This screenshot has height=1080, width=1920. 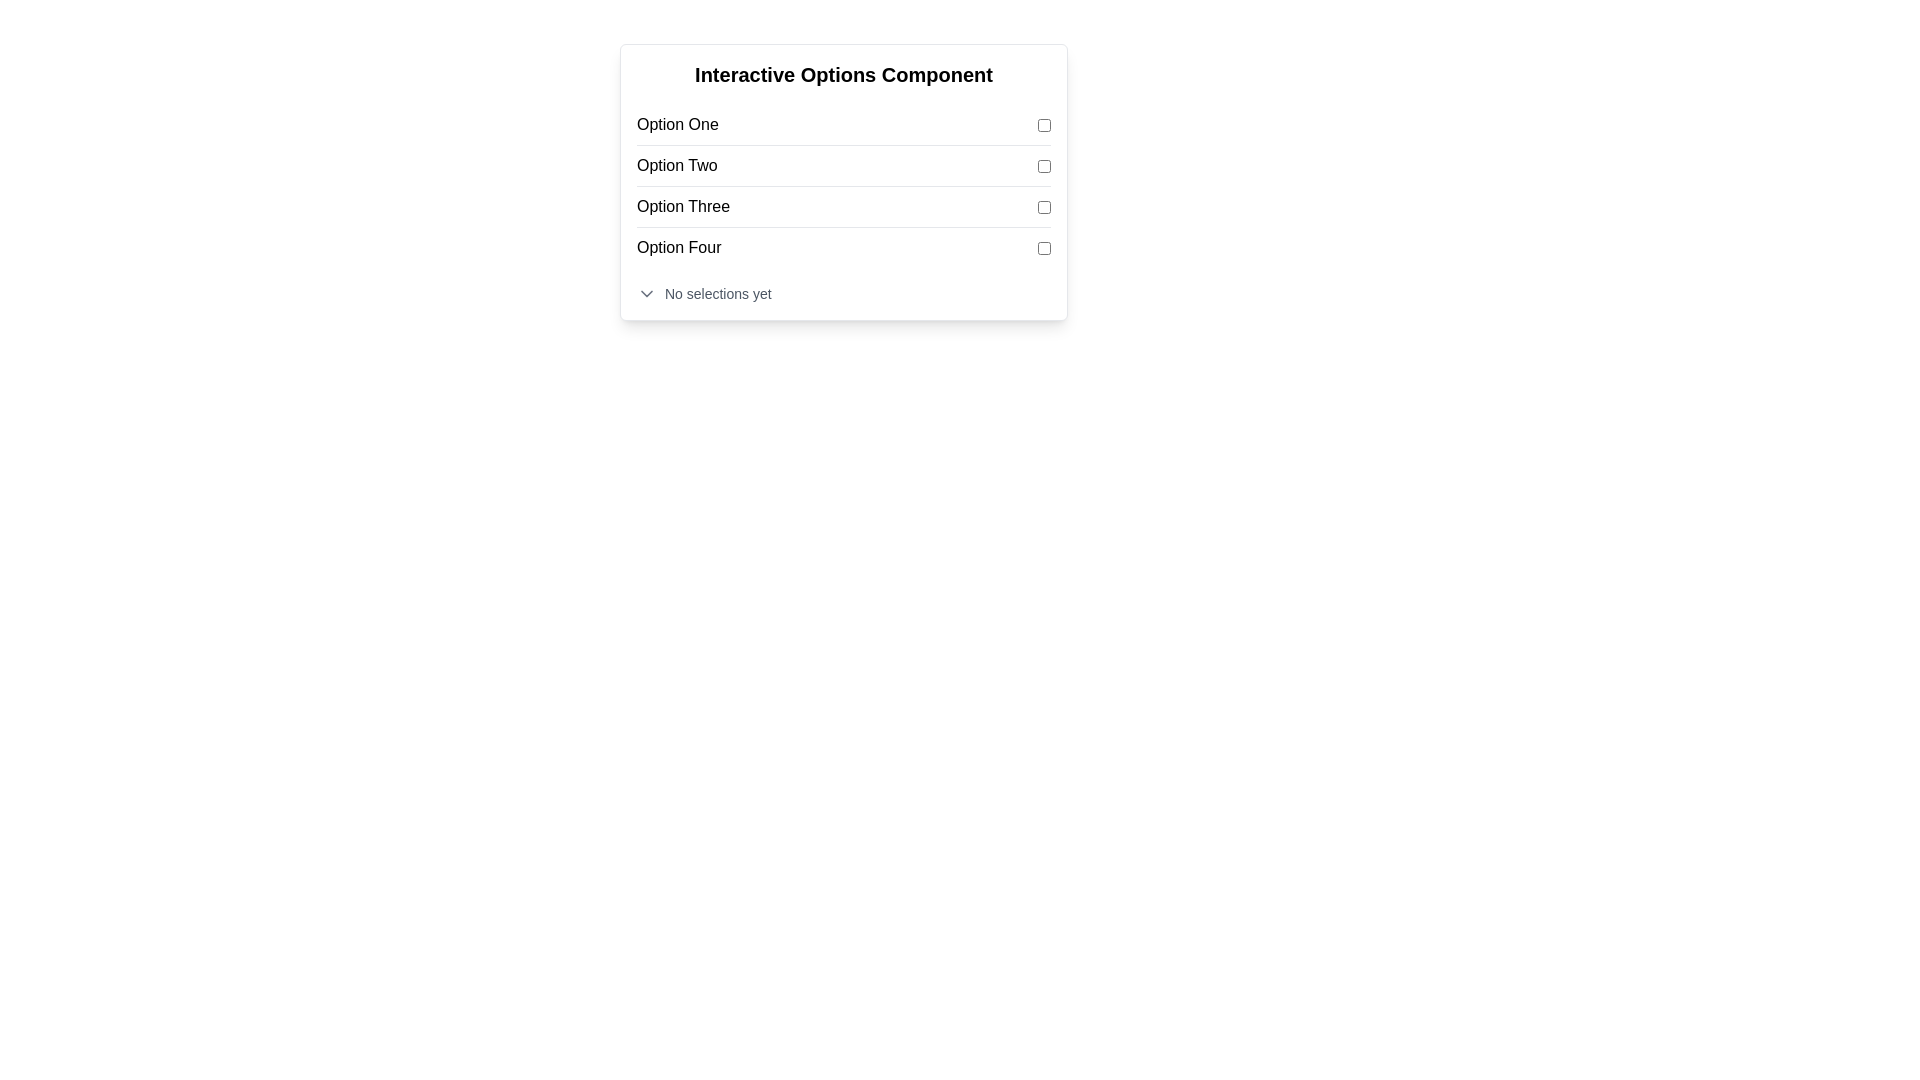 I want to click on the checkbox for 'Option Two' in the grouped checkboxes within the 'Interactive Options Component', so click(x=844, y=186).